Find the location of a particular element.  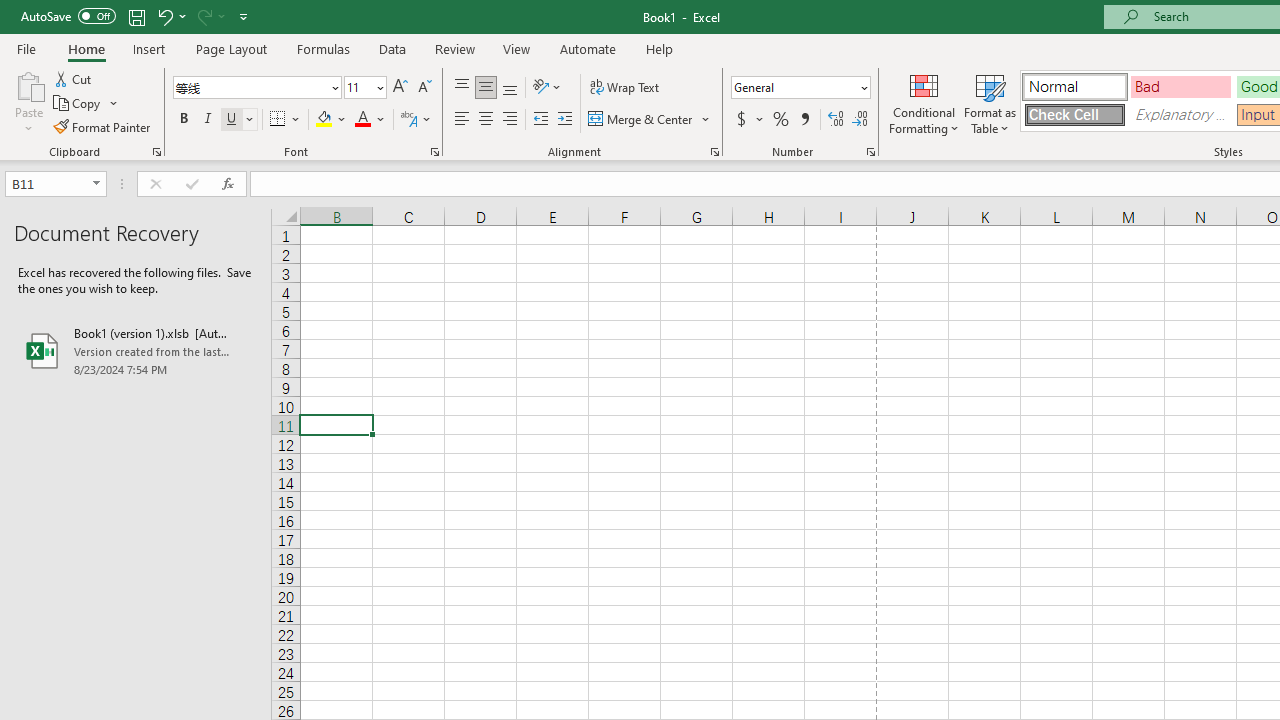

'Explanatory Text' is located at coordinates (1180, 114).